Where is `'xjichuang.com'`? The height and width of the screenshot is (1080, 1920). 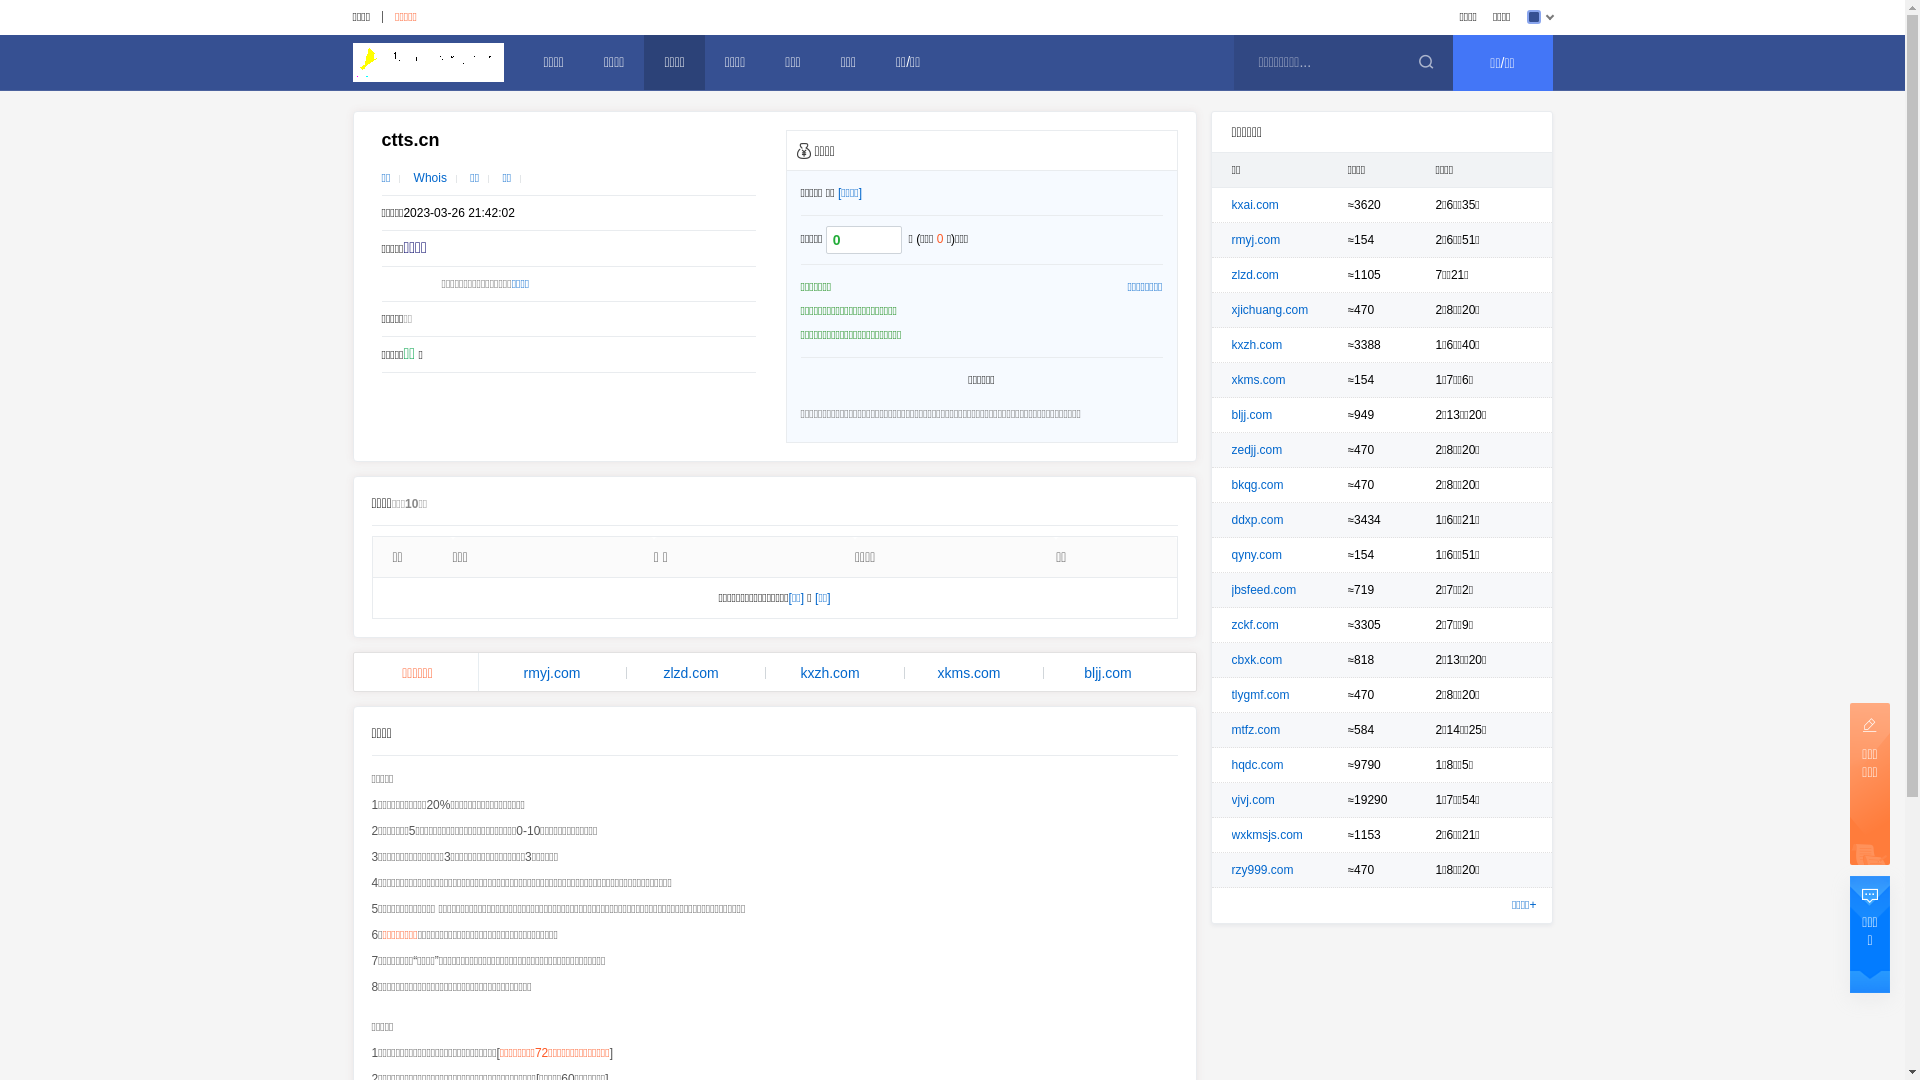 'xjichuang.com' is located at coordinates (1269, 309).